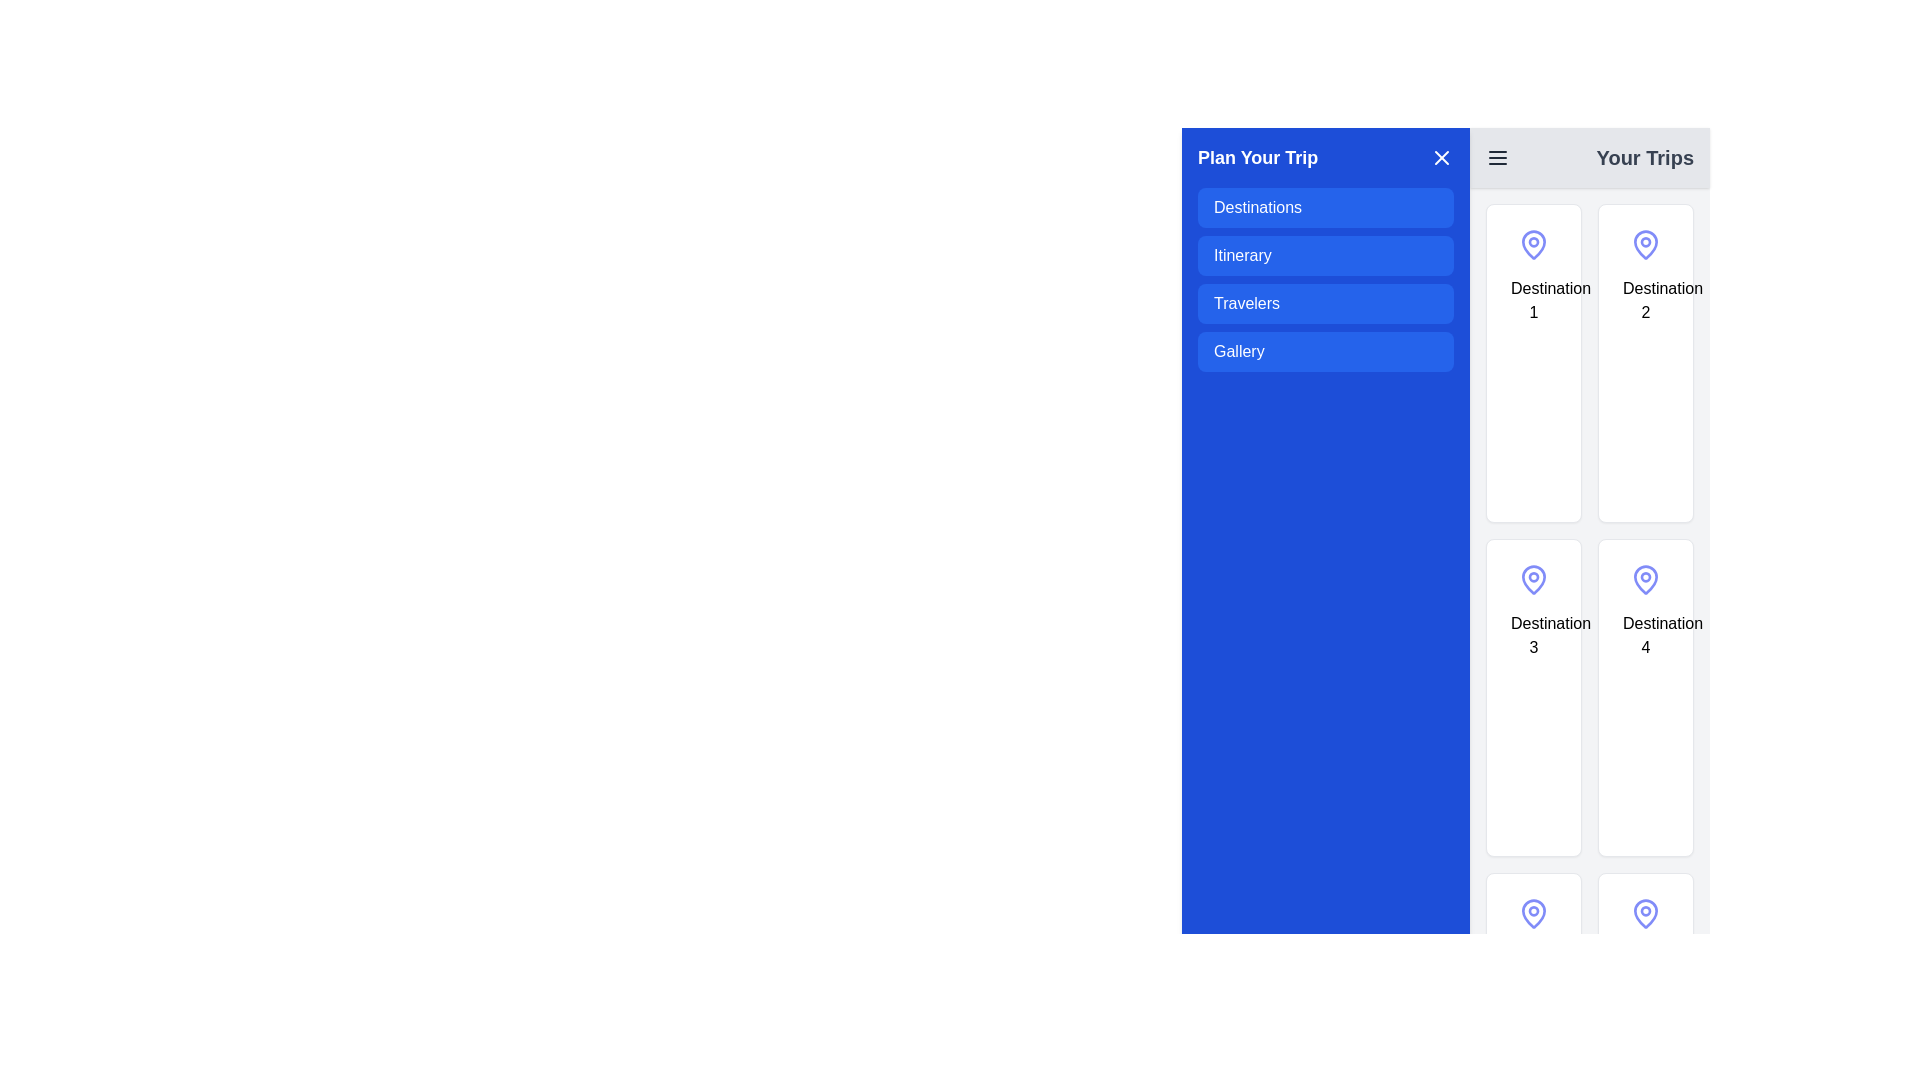  Describe the element at coordinates (1646, 242) in the screenshot. I see `the Vector graphic icon resembling a map pin shape located in the second card under 'Destination 2' in the 'Your Trips' section` at that location.